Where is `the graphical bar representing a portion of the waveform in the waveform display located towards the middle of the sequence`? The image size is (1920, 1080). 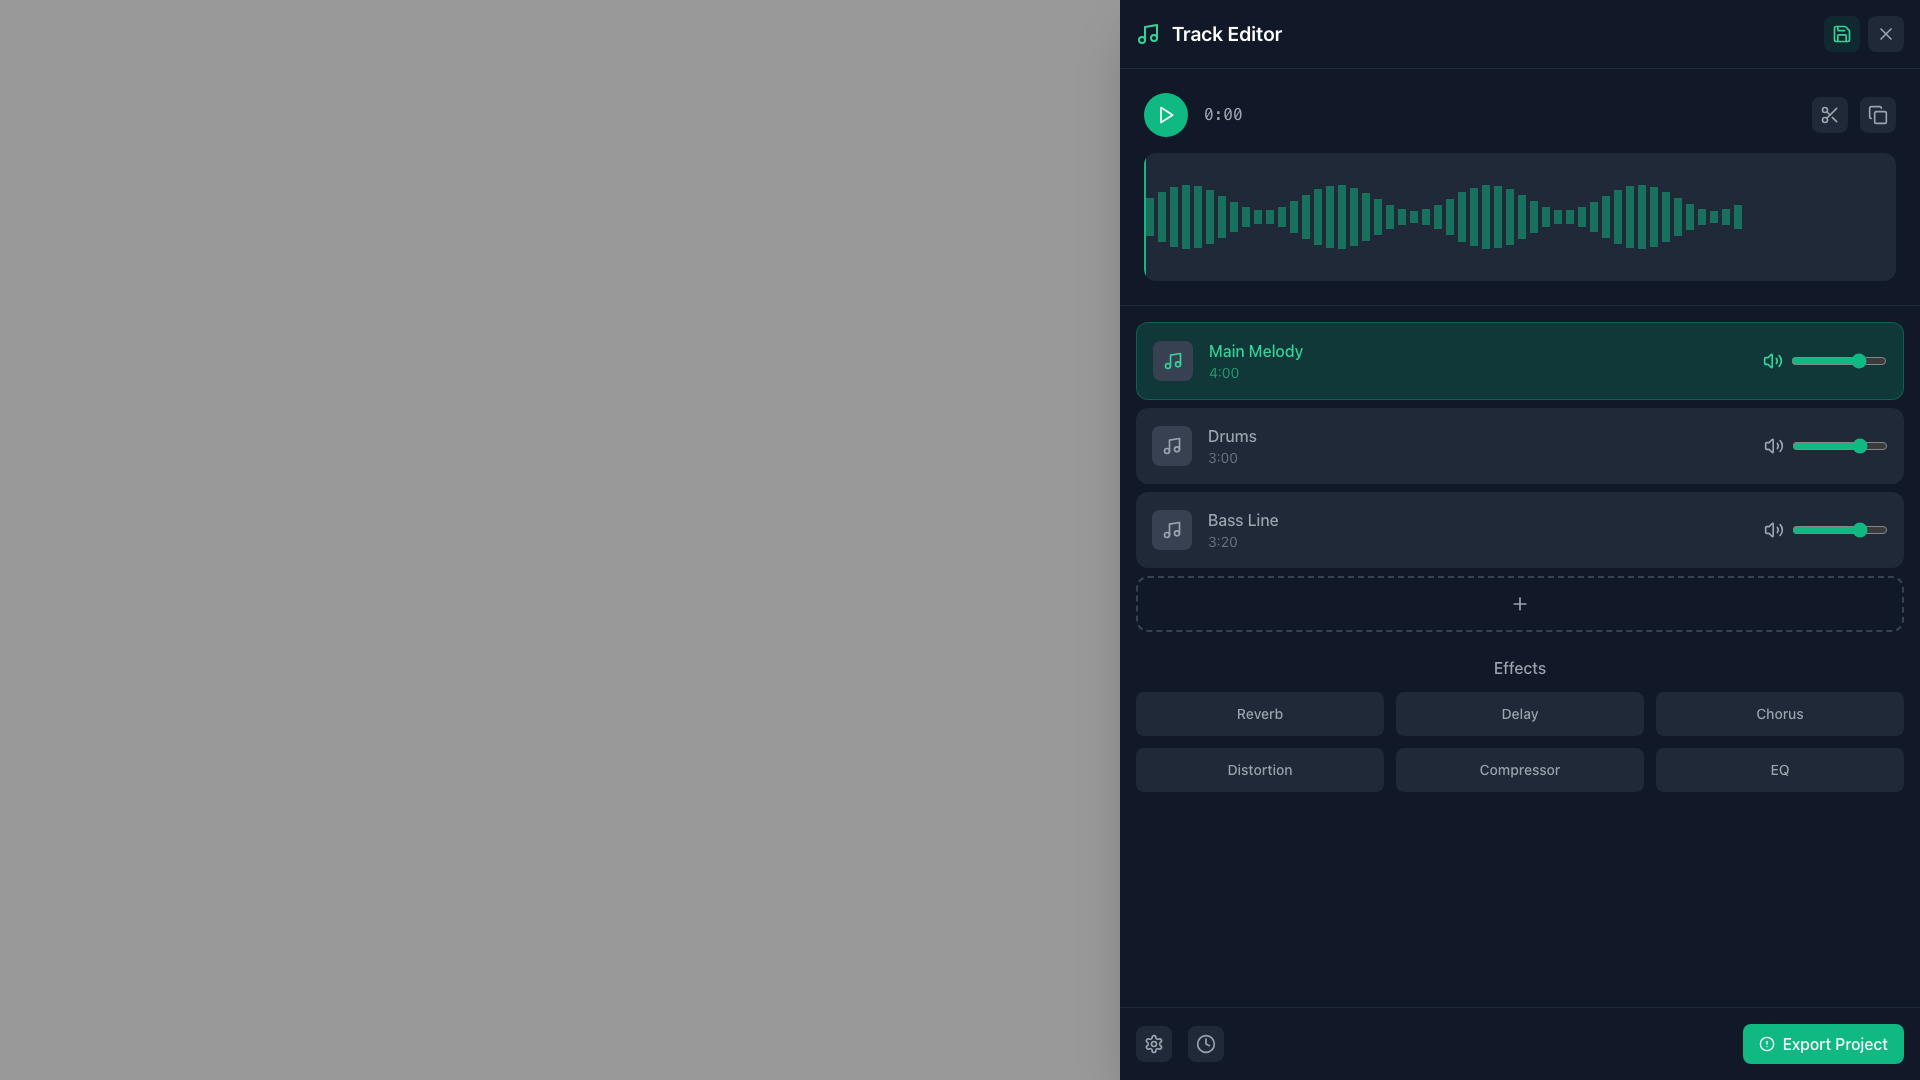 the graphical bar representing a portion of the waveform in the waveform display located towards the middle of the sequence is located at coordinates (1221, 216).